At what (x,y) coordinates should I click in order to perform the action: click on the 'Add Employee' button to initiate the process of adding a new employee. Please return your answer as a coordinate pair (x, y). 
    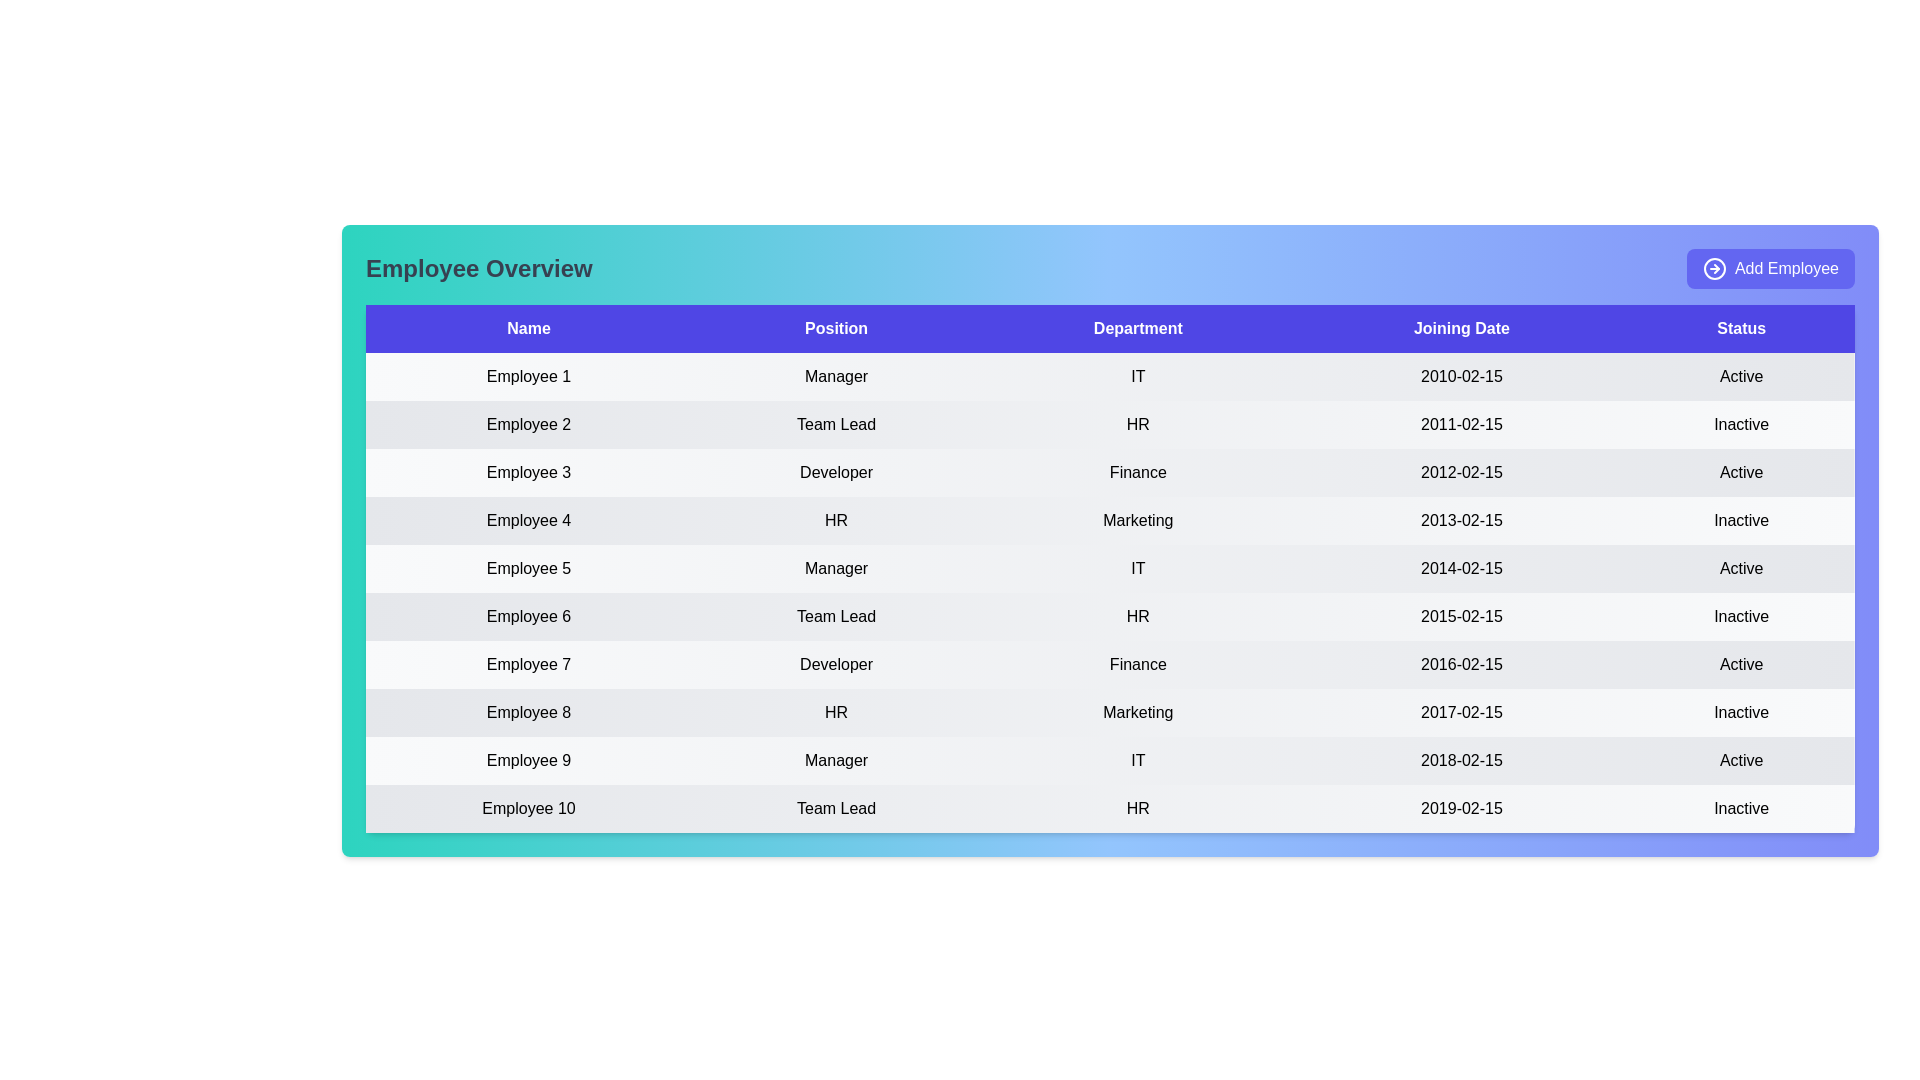
    Looking at the image, I should click on (1771, 268).